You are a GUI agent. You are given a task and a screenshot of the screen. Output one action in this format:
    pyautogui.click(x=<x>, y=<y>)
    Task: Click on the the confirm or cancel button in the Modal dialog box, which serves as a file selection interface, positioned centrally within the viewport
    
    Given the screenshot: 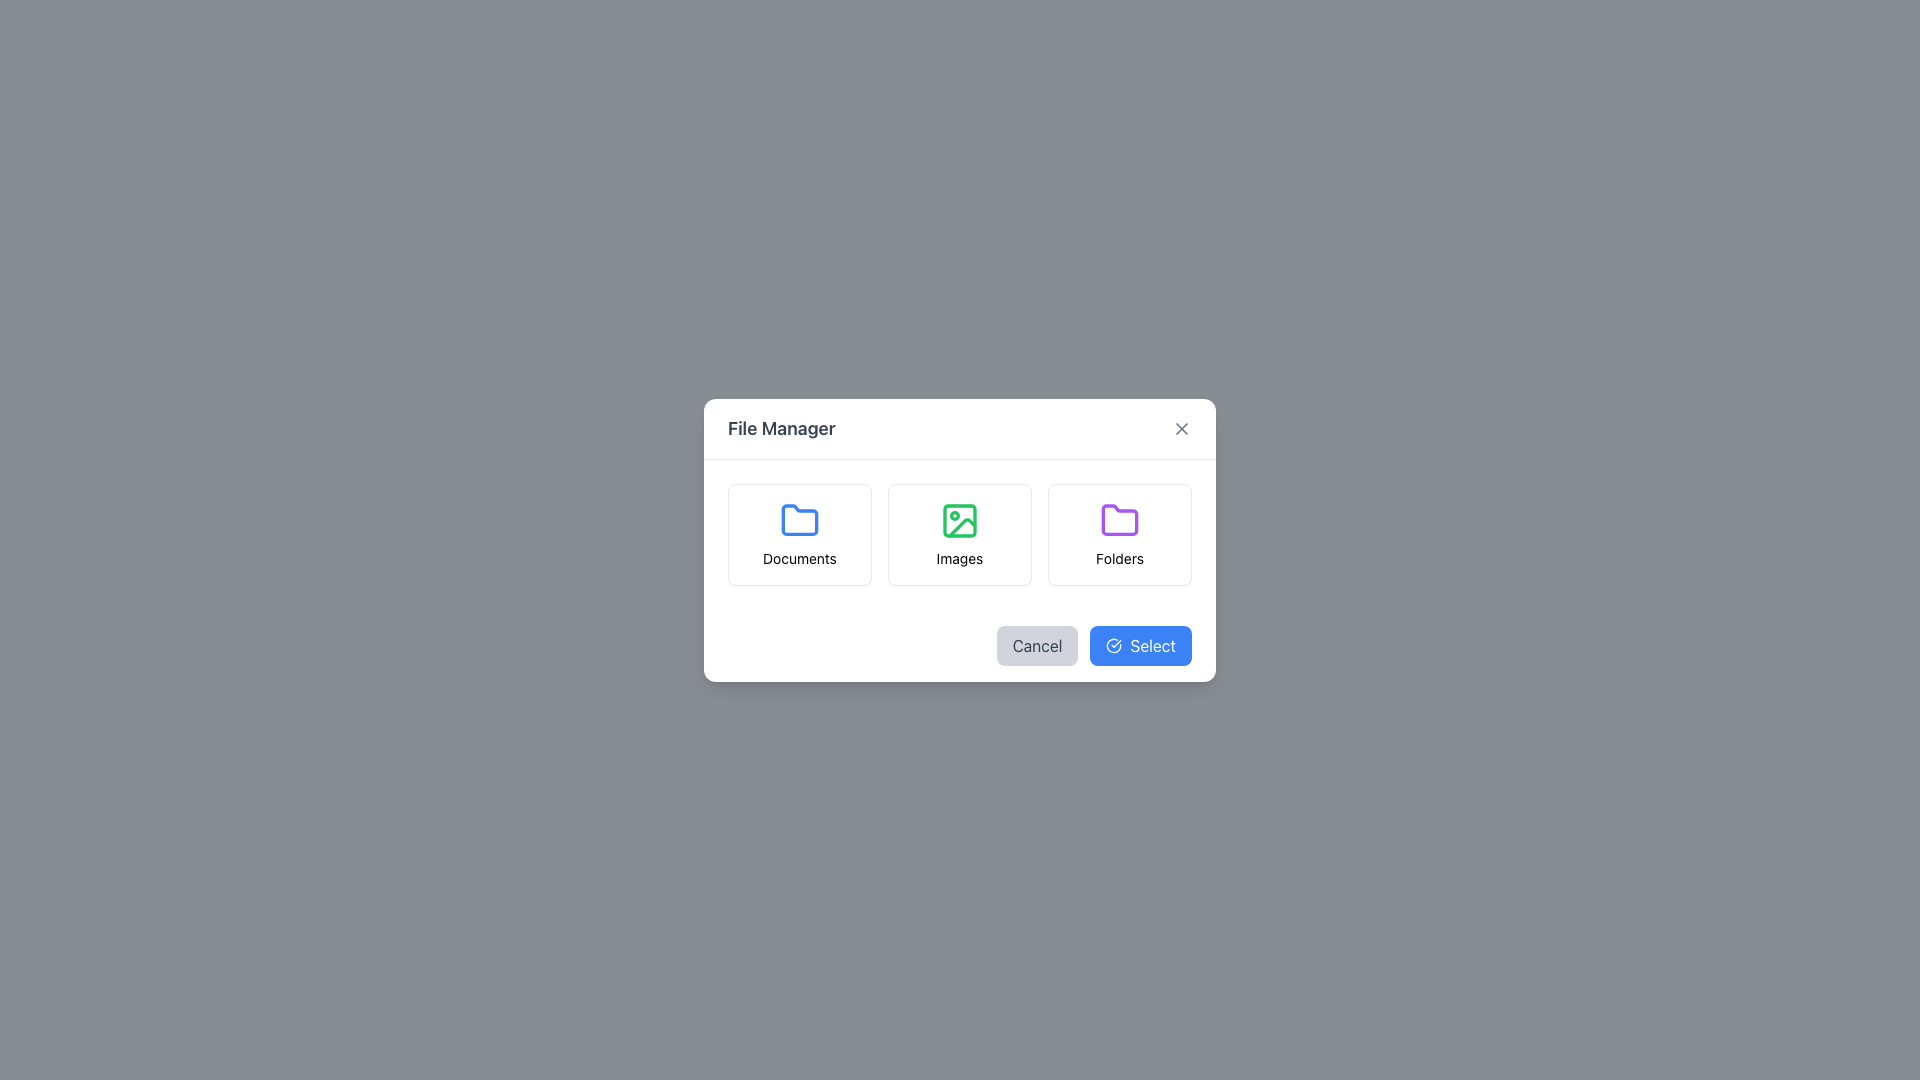 What is the action you would take?
    pyautogui.click(x=960, y=540)
    